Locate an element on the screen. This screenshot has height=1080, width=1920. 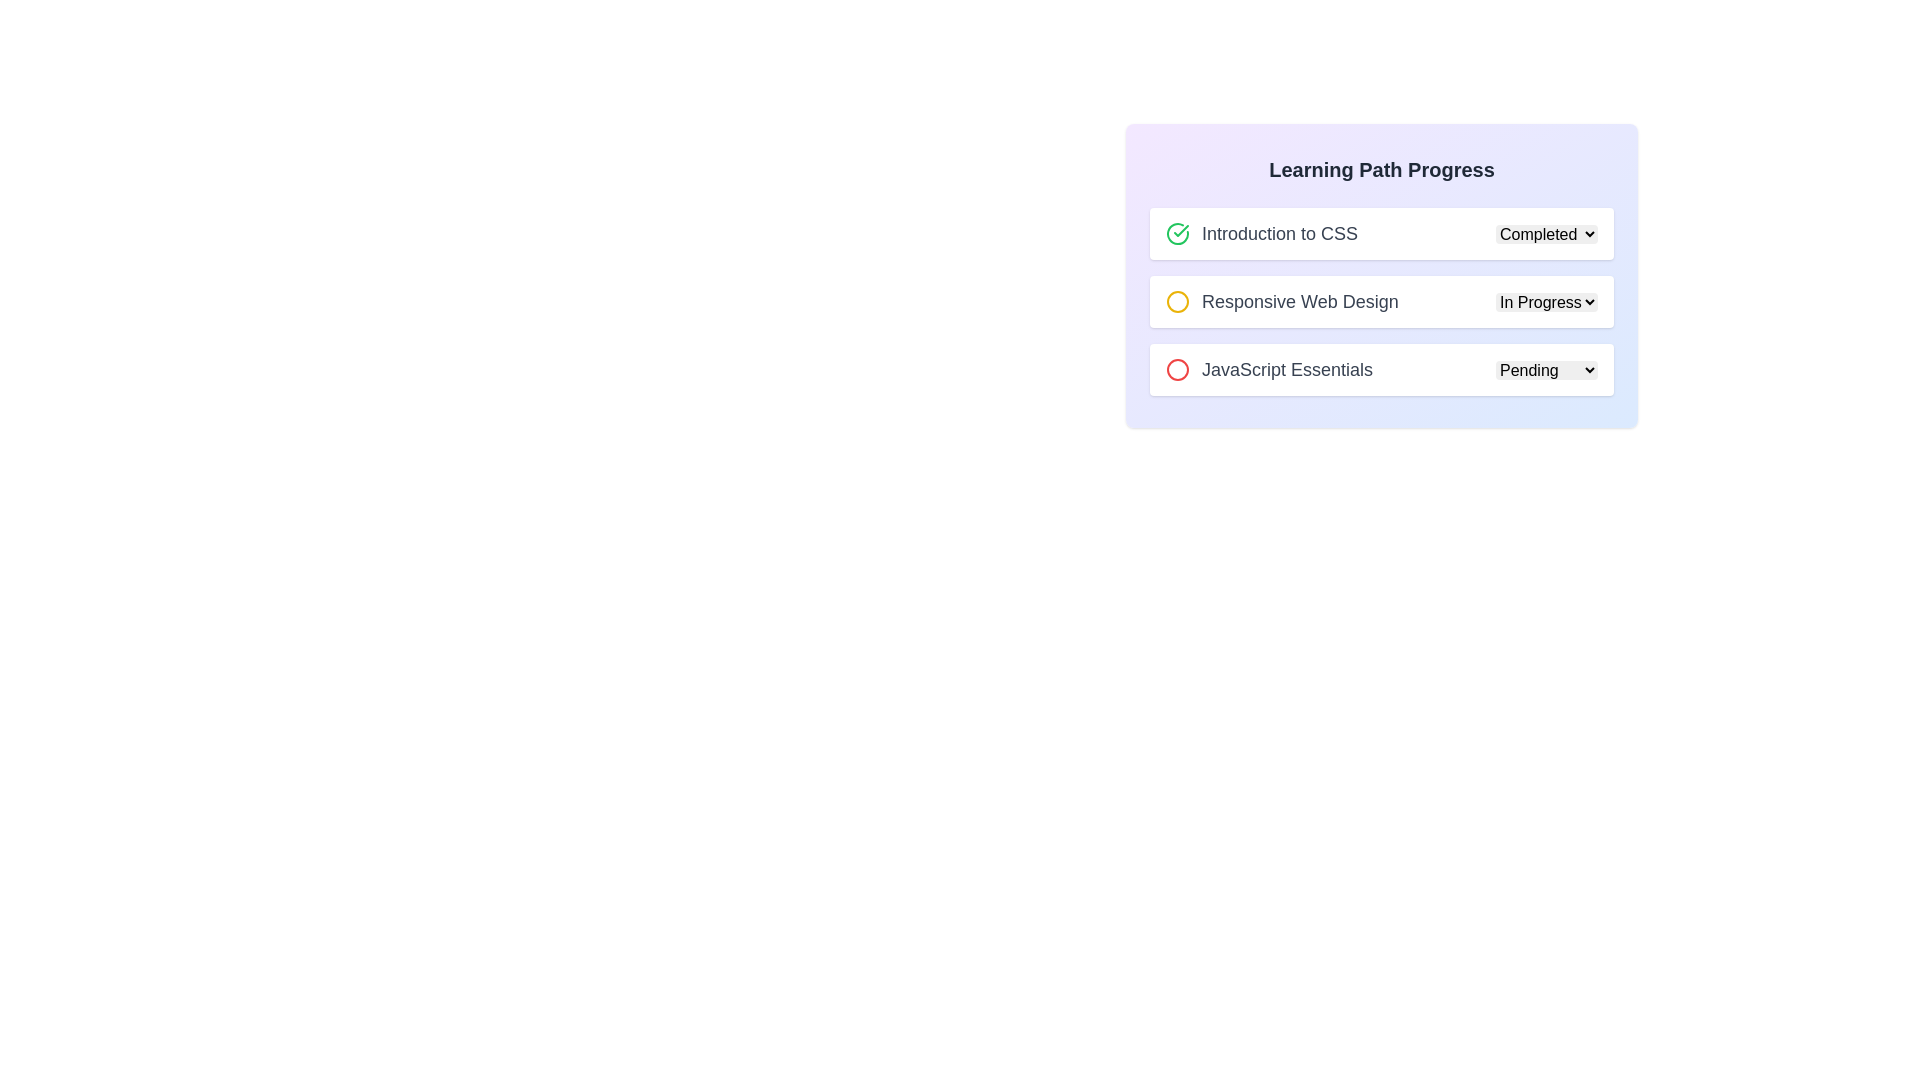
the first list item indicating the completion status of the 'Introduction to CSS' module for possible expanded view is located at coordinates (1261, 233).